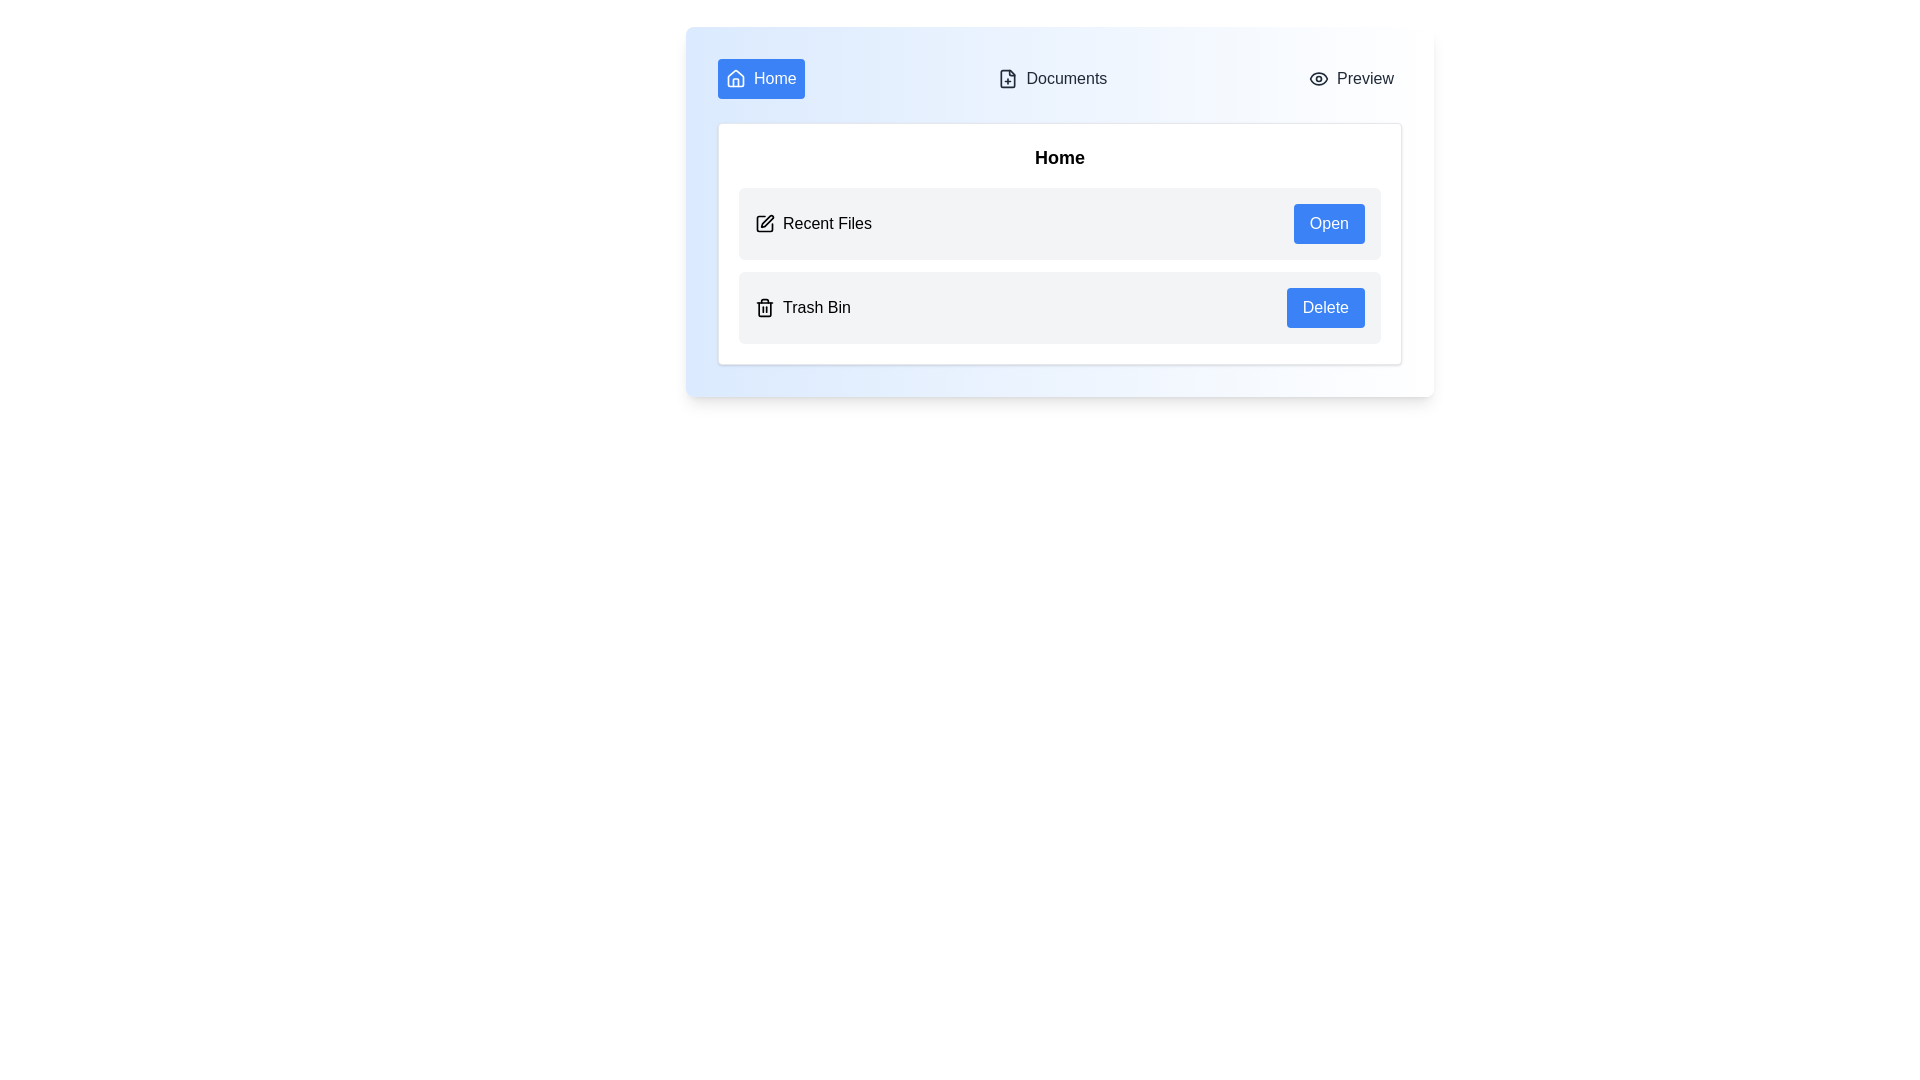 The width and height of the screenshot is (1920, 1080). What do you see at coordinates (774, 77) in the screenshot?
I see `the encompassing button that includes the 'Home' text label, which is part of the navigation bar and situated next to the house icon` at bounding box center [774, 77].